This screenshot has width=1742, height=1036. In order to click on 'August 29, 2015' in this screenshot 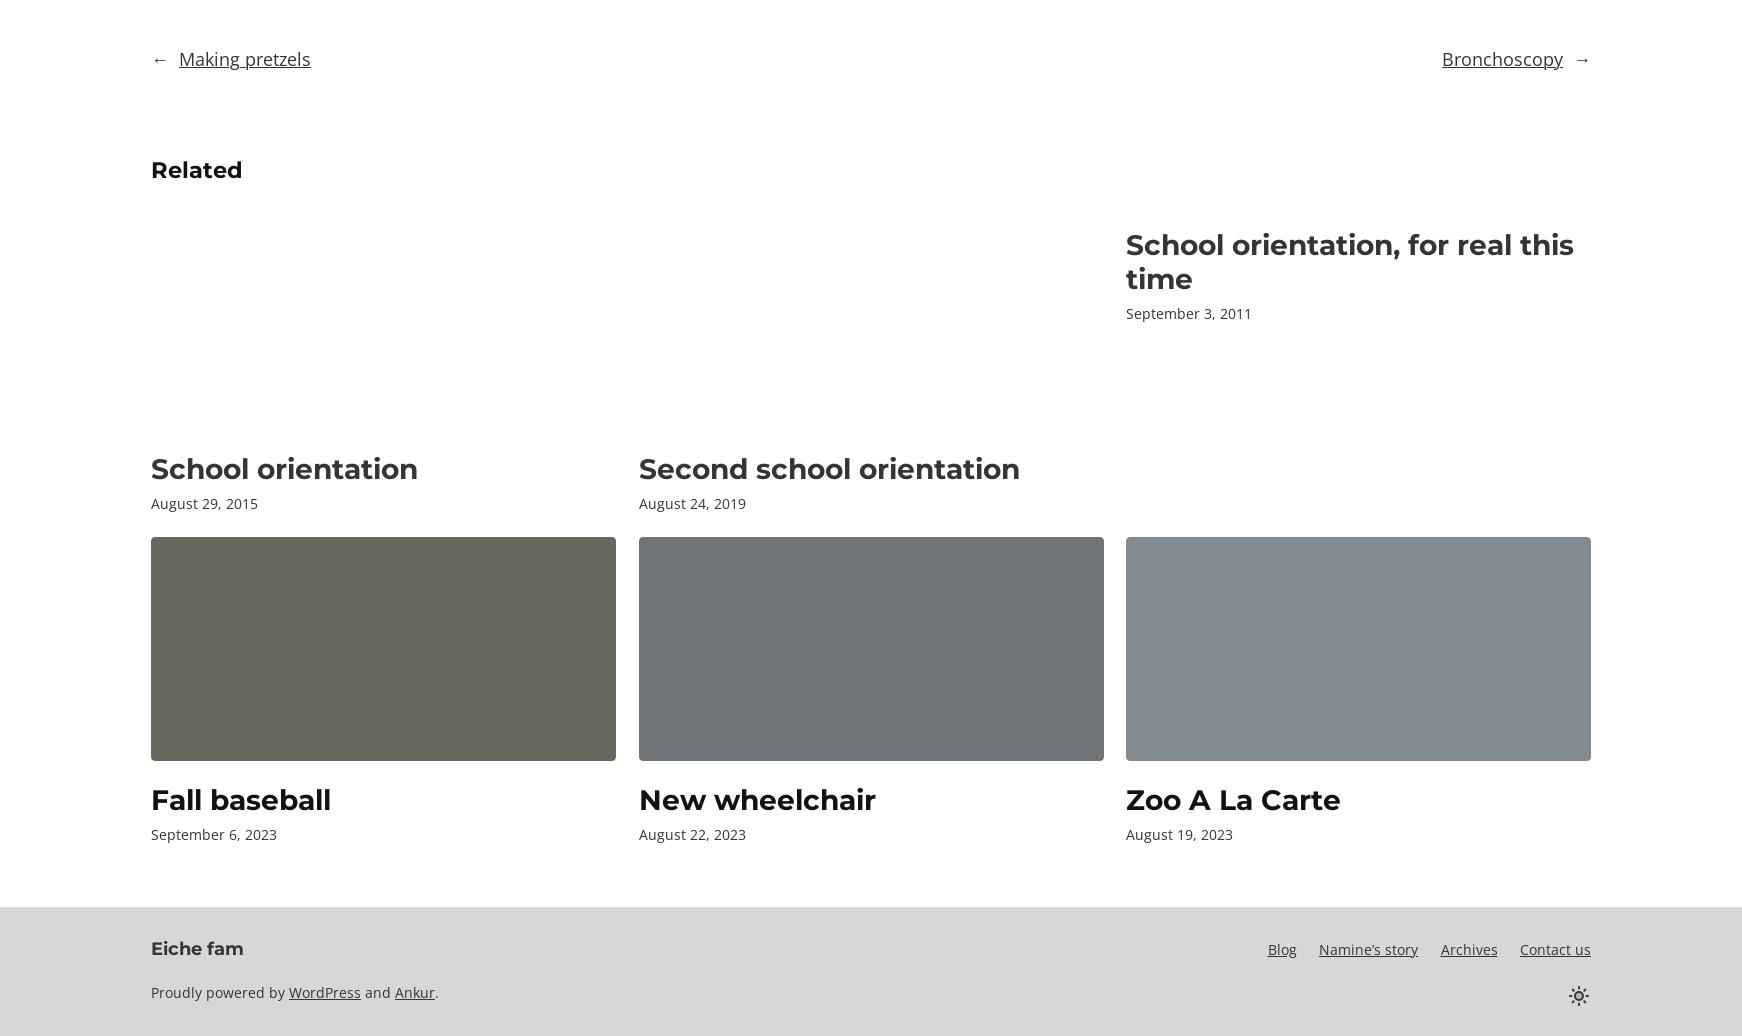, I will do `click(204, 503)`.